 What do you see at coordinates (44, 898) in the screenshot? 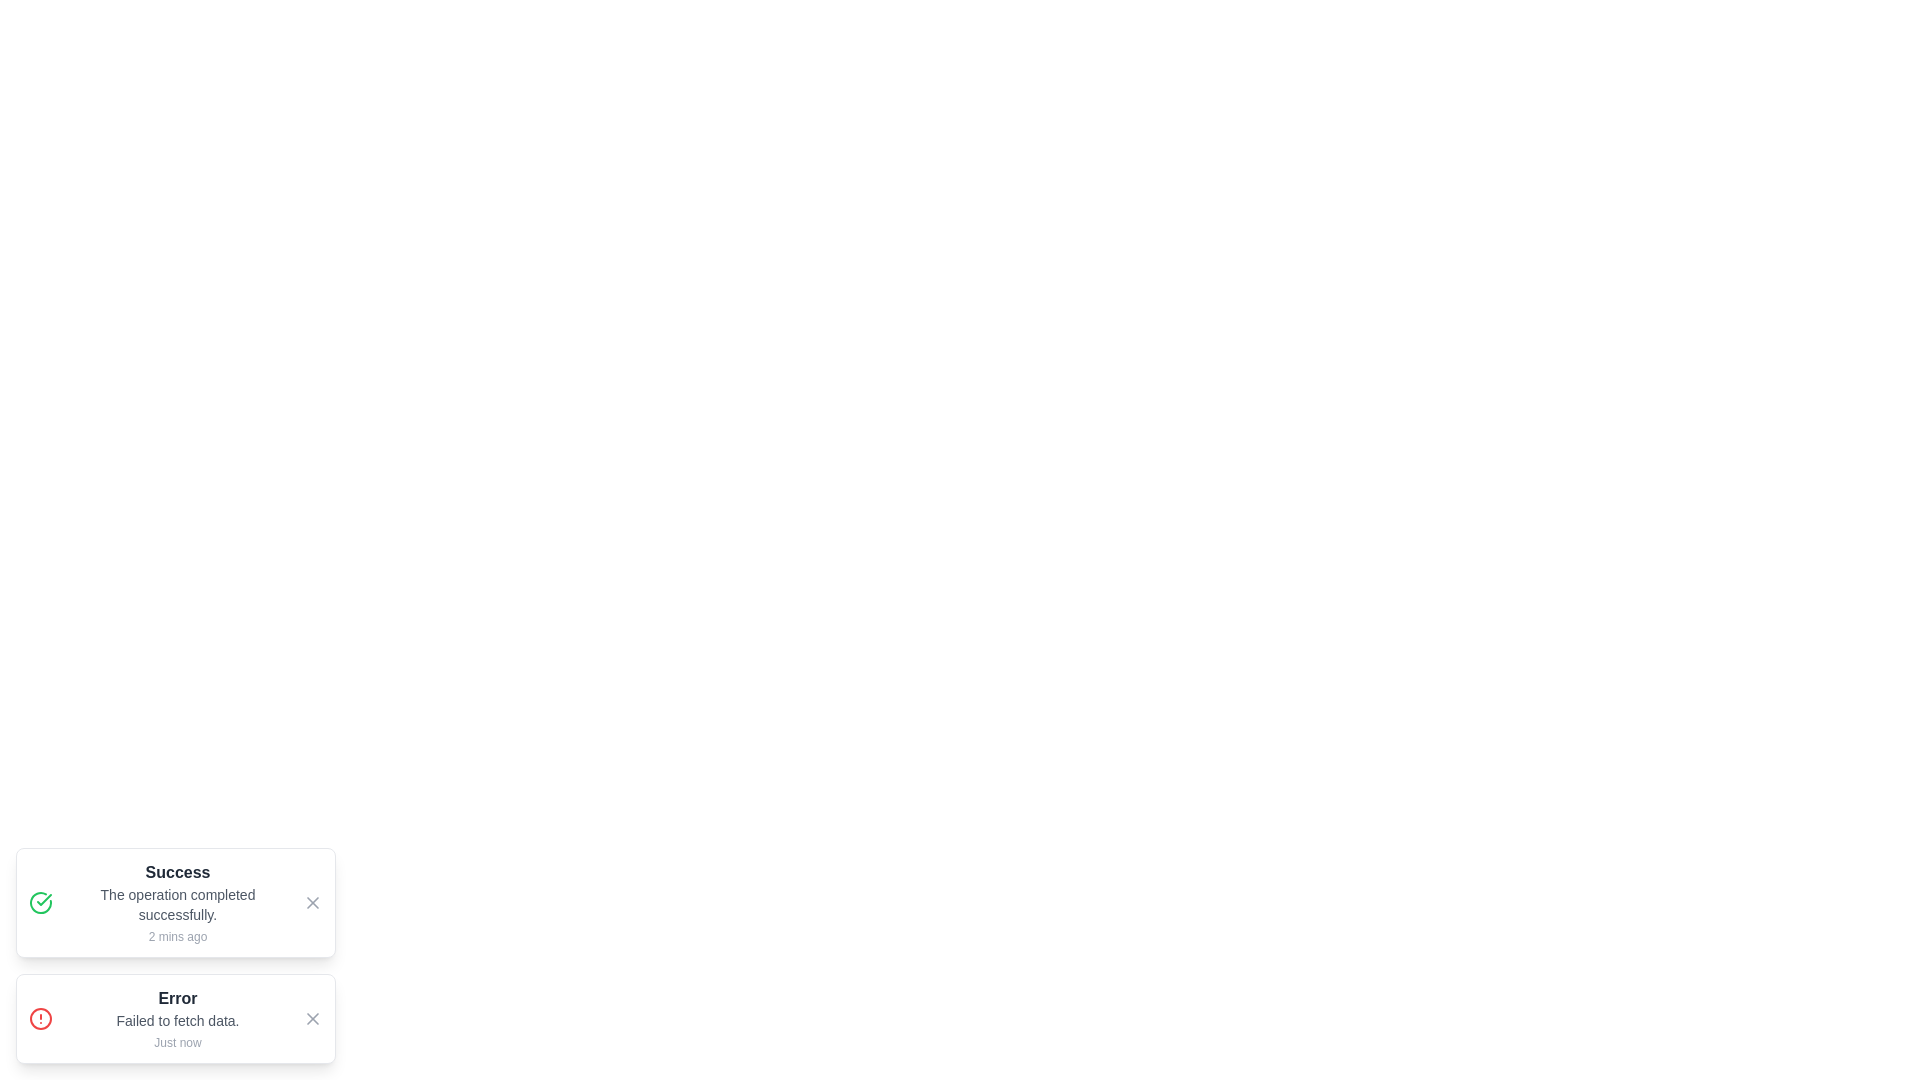
I see `the checkmark icon within the SVG illustration, which is part of a success notification bubble indicating successful completion of an operation` at bounding box center [44, 898].